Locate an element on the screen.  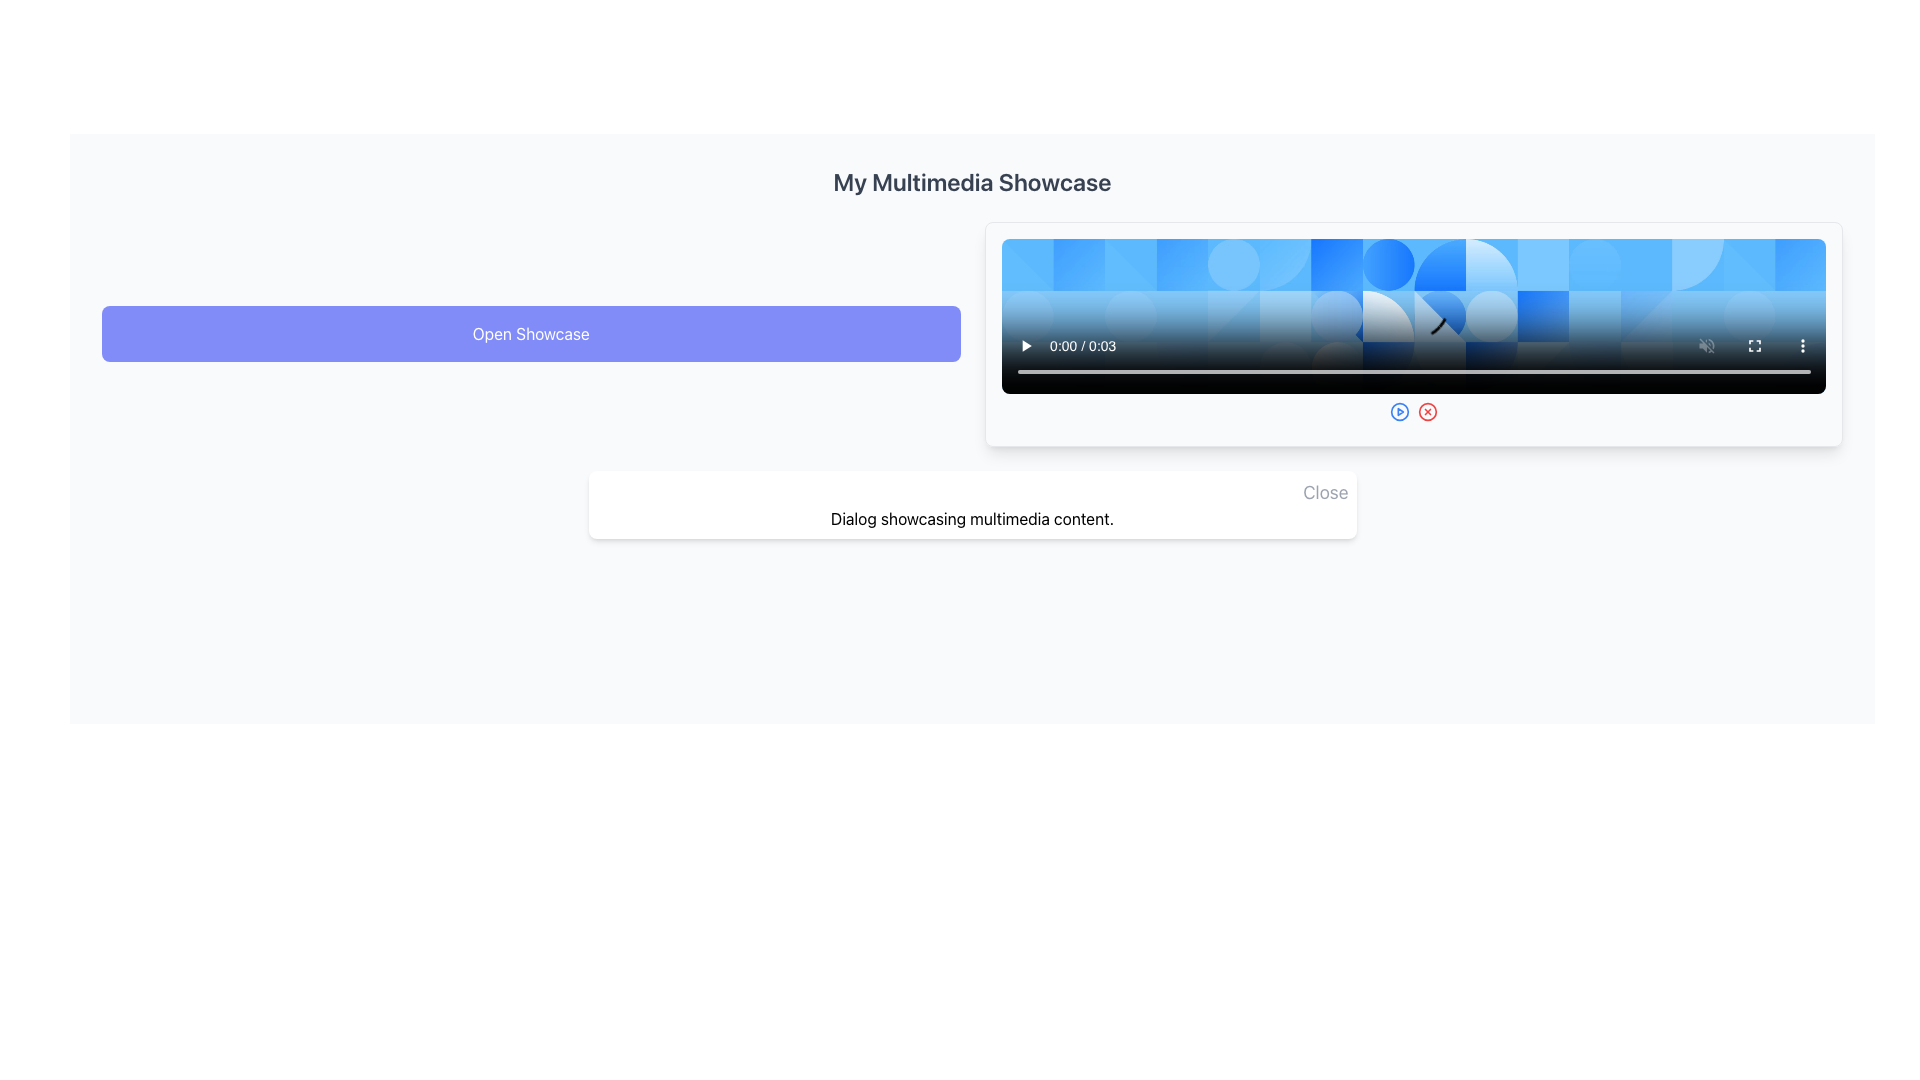
the decorative circular shape that is part of a larger media-related icon in the top-right area of the layout is located at coordinates (1398, 410).